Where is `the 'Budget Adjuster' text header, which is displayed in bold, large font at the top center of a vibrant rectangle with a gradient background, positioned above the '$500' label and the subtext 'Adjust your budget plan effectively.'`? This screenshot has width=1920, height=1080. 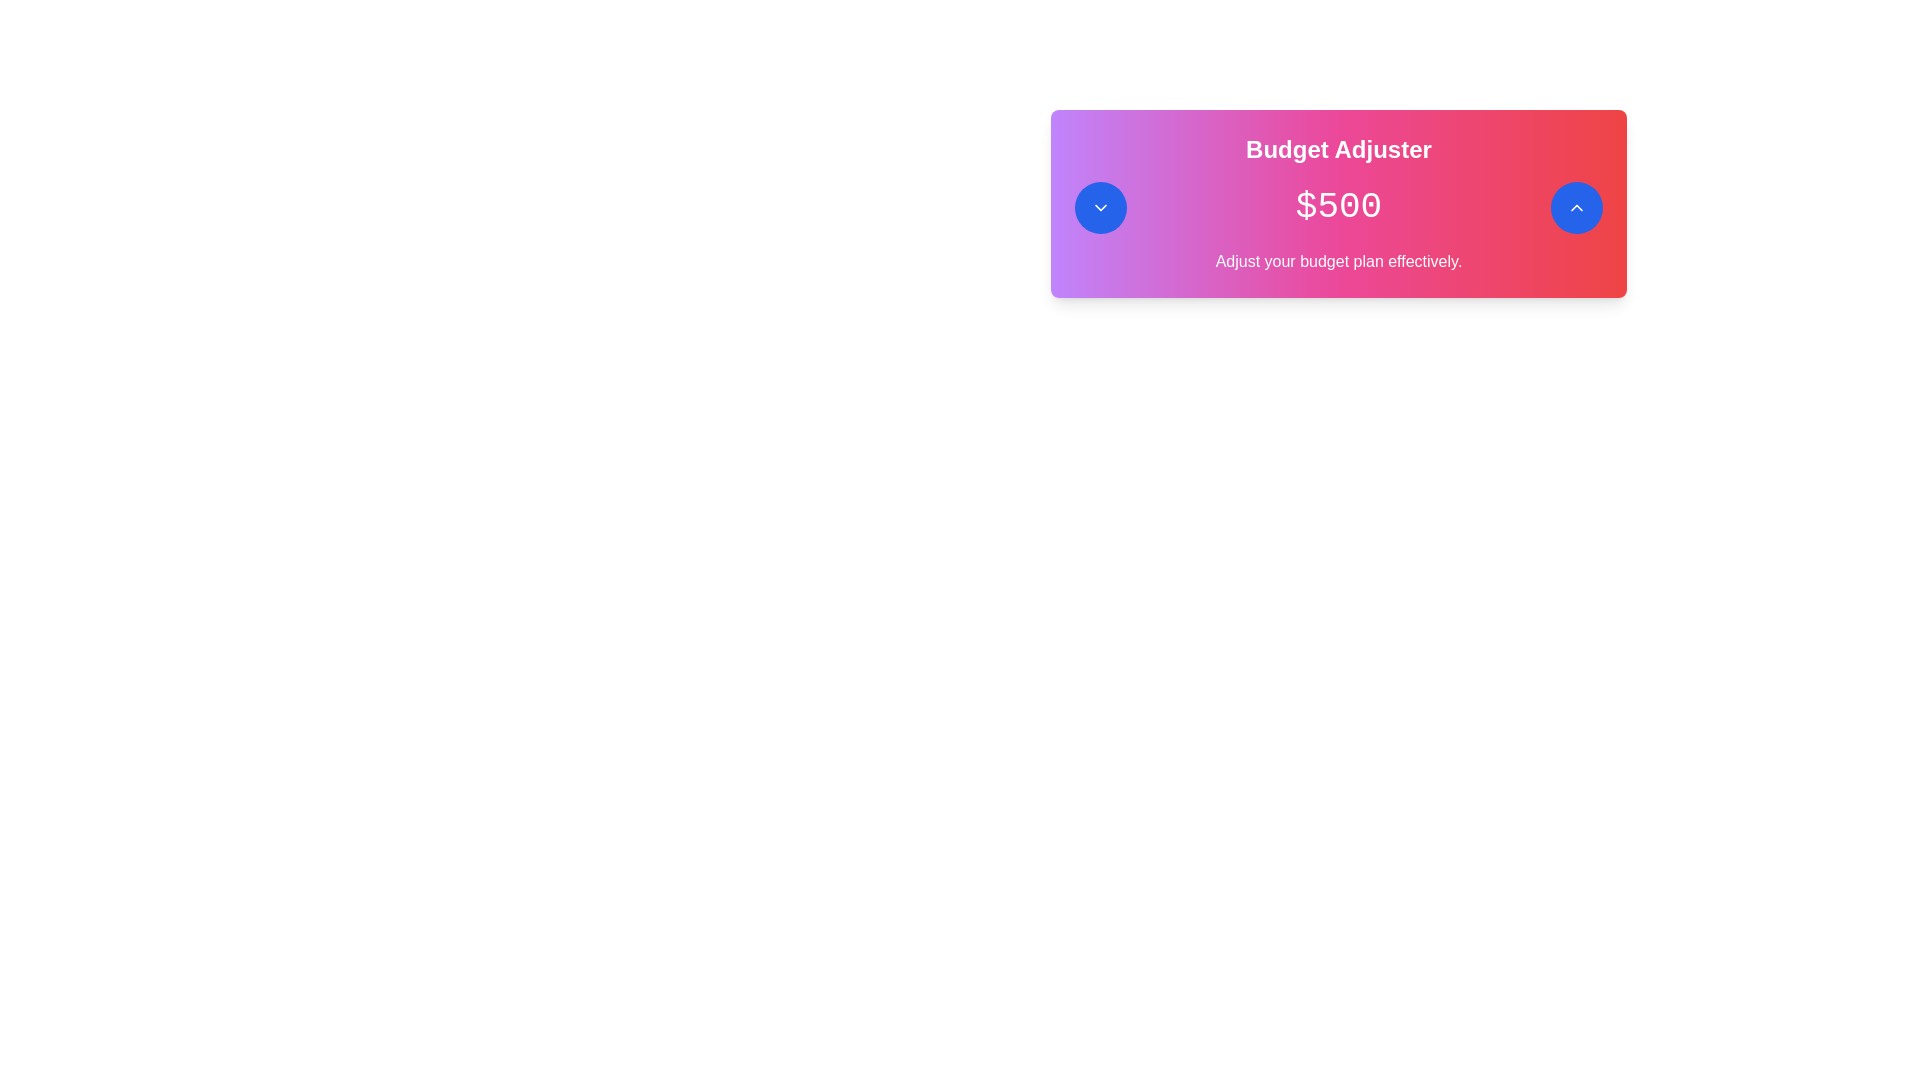
the 'Budget Adjuster' text header, which is displayed in bold, large font at the top center of a vibrant rectangle with a gradient background, positioned above the '$500' label and the subtext 'Adjust your budget plan effectively.' is located at coordinates (1339, 149).